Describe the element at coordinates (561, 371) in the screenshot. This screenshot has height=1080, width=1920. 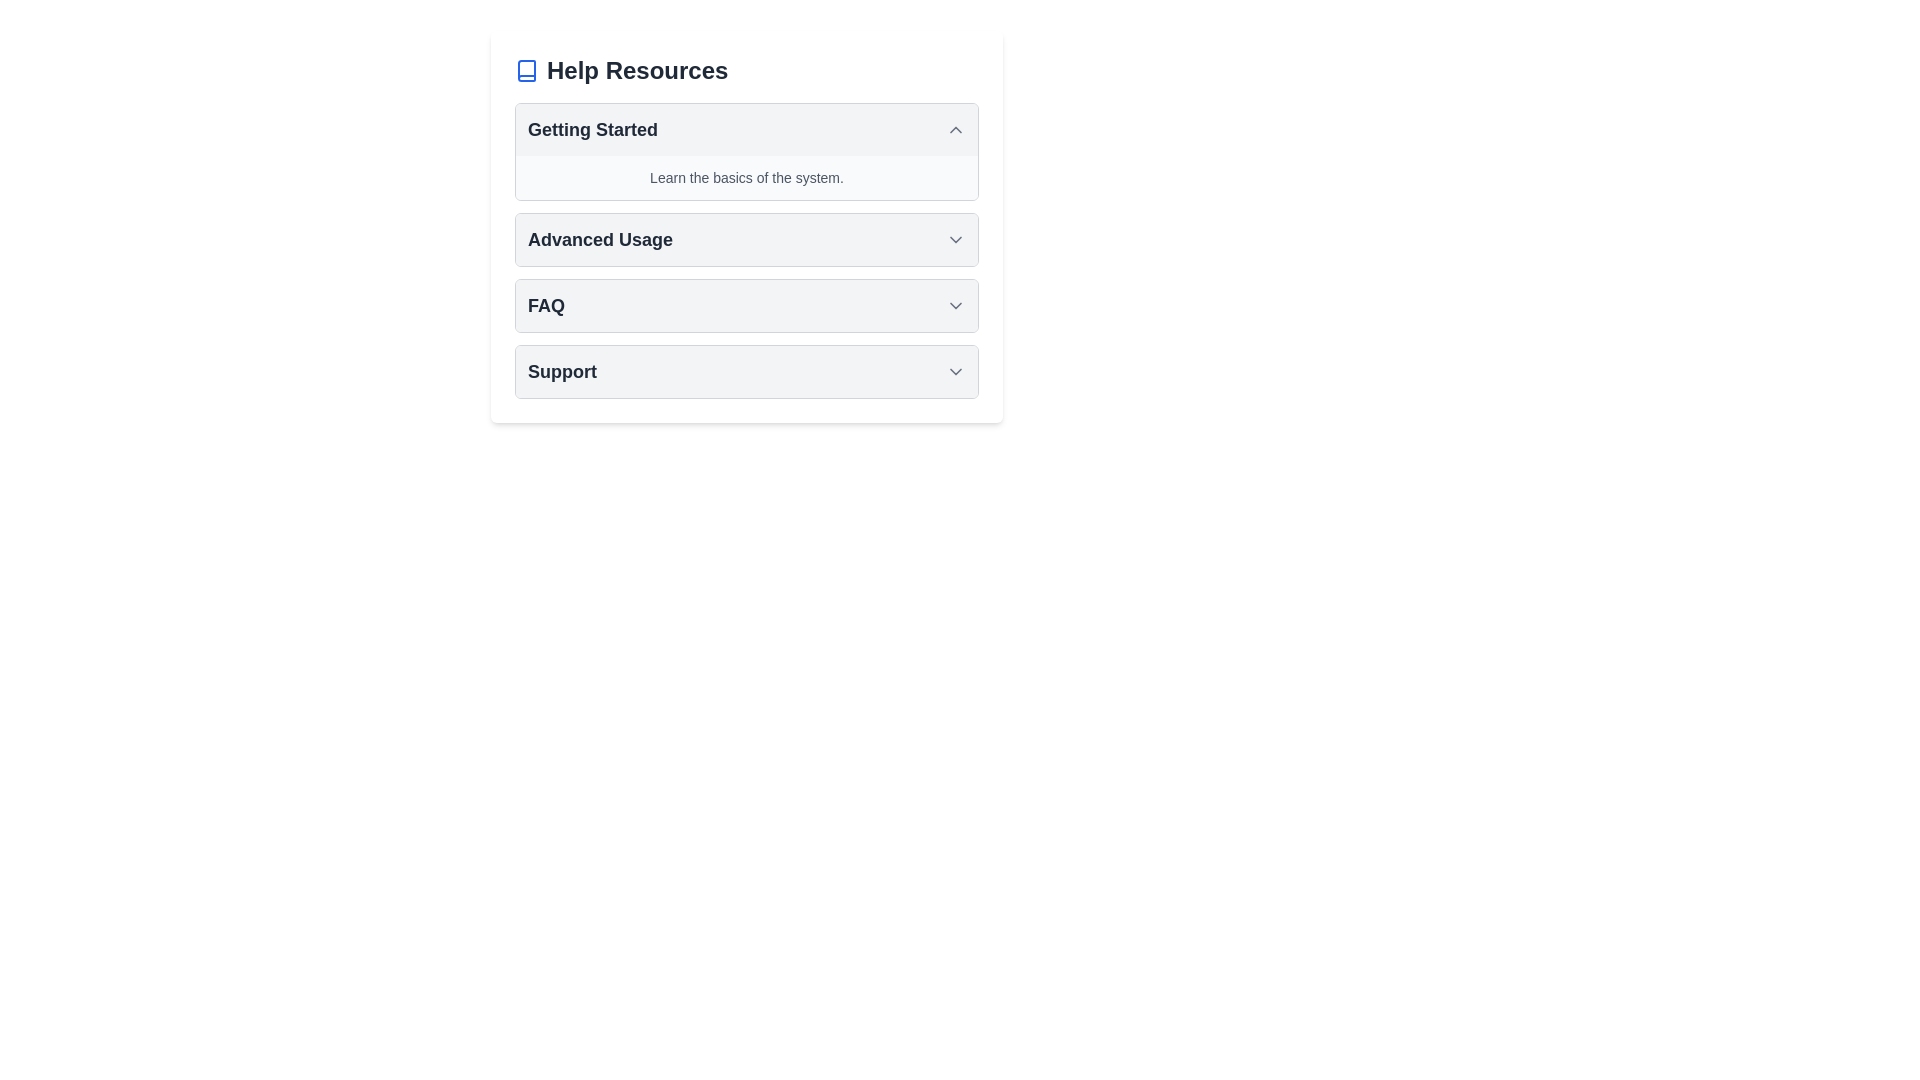
I see `the 'Support' Text Label, which is the fourth in the list of sections including 'Getting Started', 'Advanced Usage', and 'FAQ'` at that location.